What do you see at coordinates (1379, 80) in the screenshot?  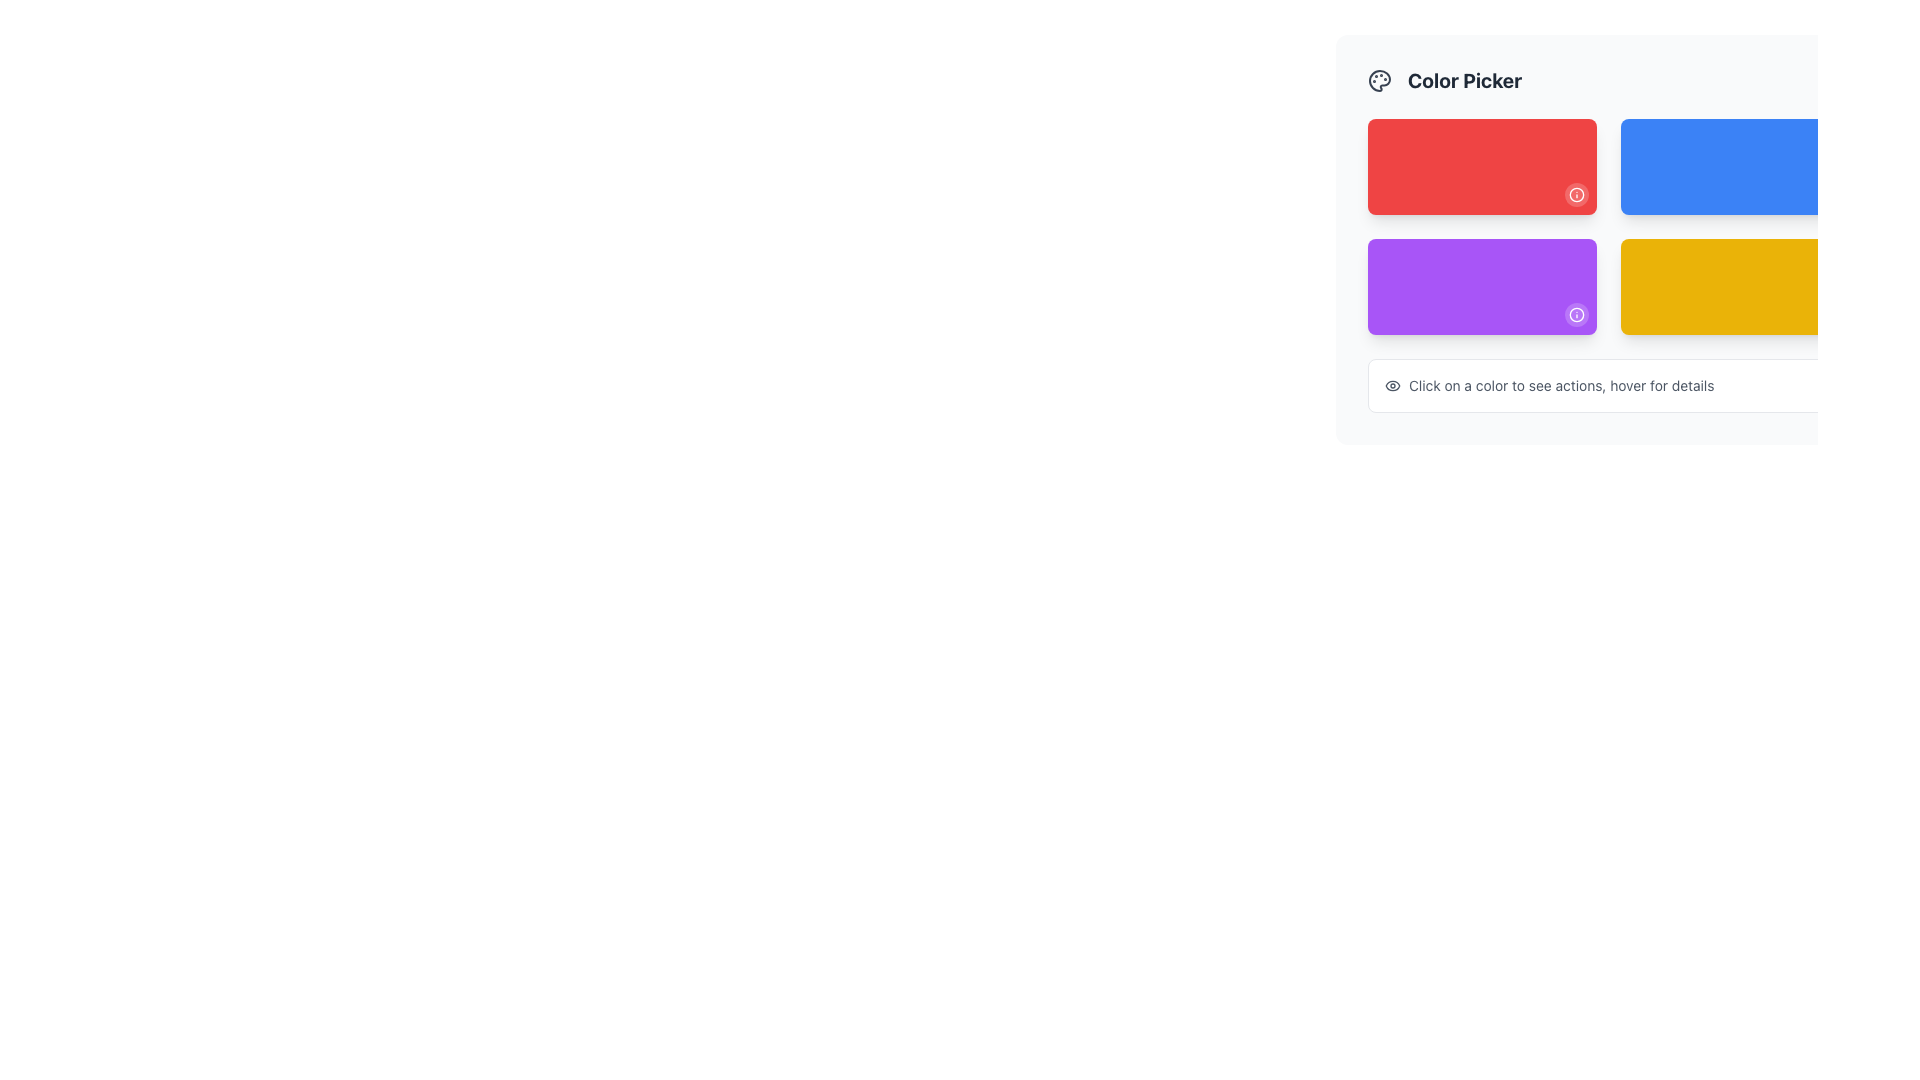 I see `the gray palette icon located to the left of the 'Color Picker' text` at bounding box center [1379, 80].